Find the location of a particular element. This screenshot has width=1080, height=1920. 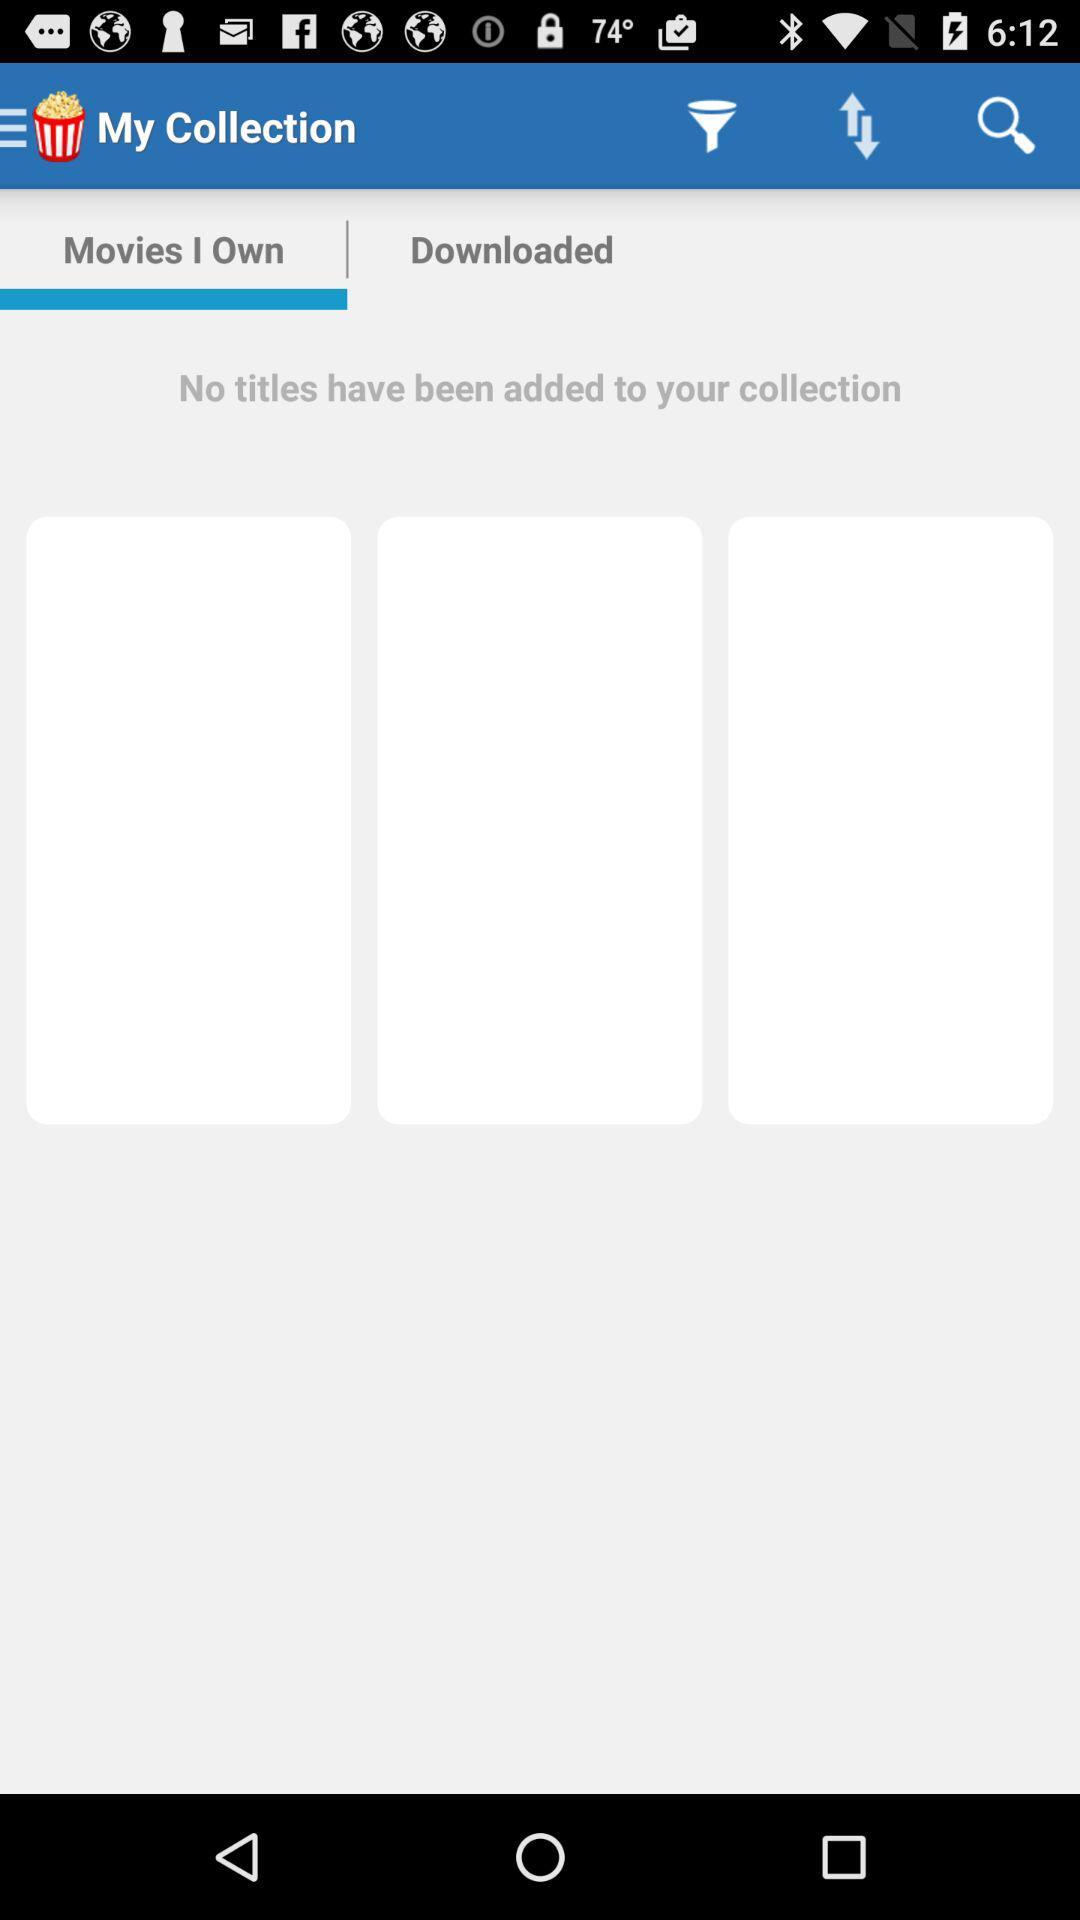

the icon above the no titles have is located at coordinates (172, 248).